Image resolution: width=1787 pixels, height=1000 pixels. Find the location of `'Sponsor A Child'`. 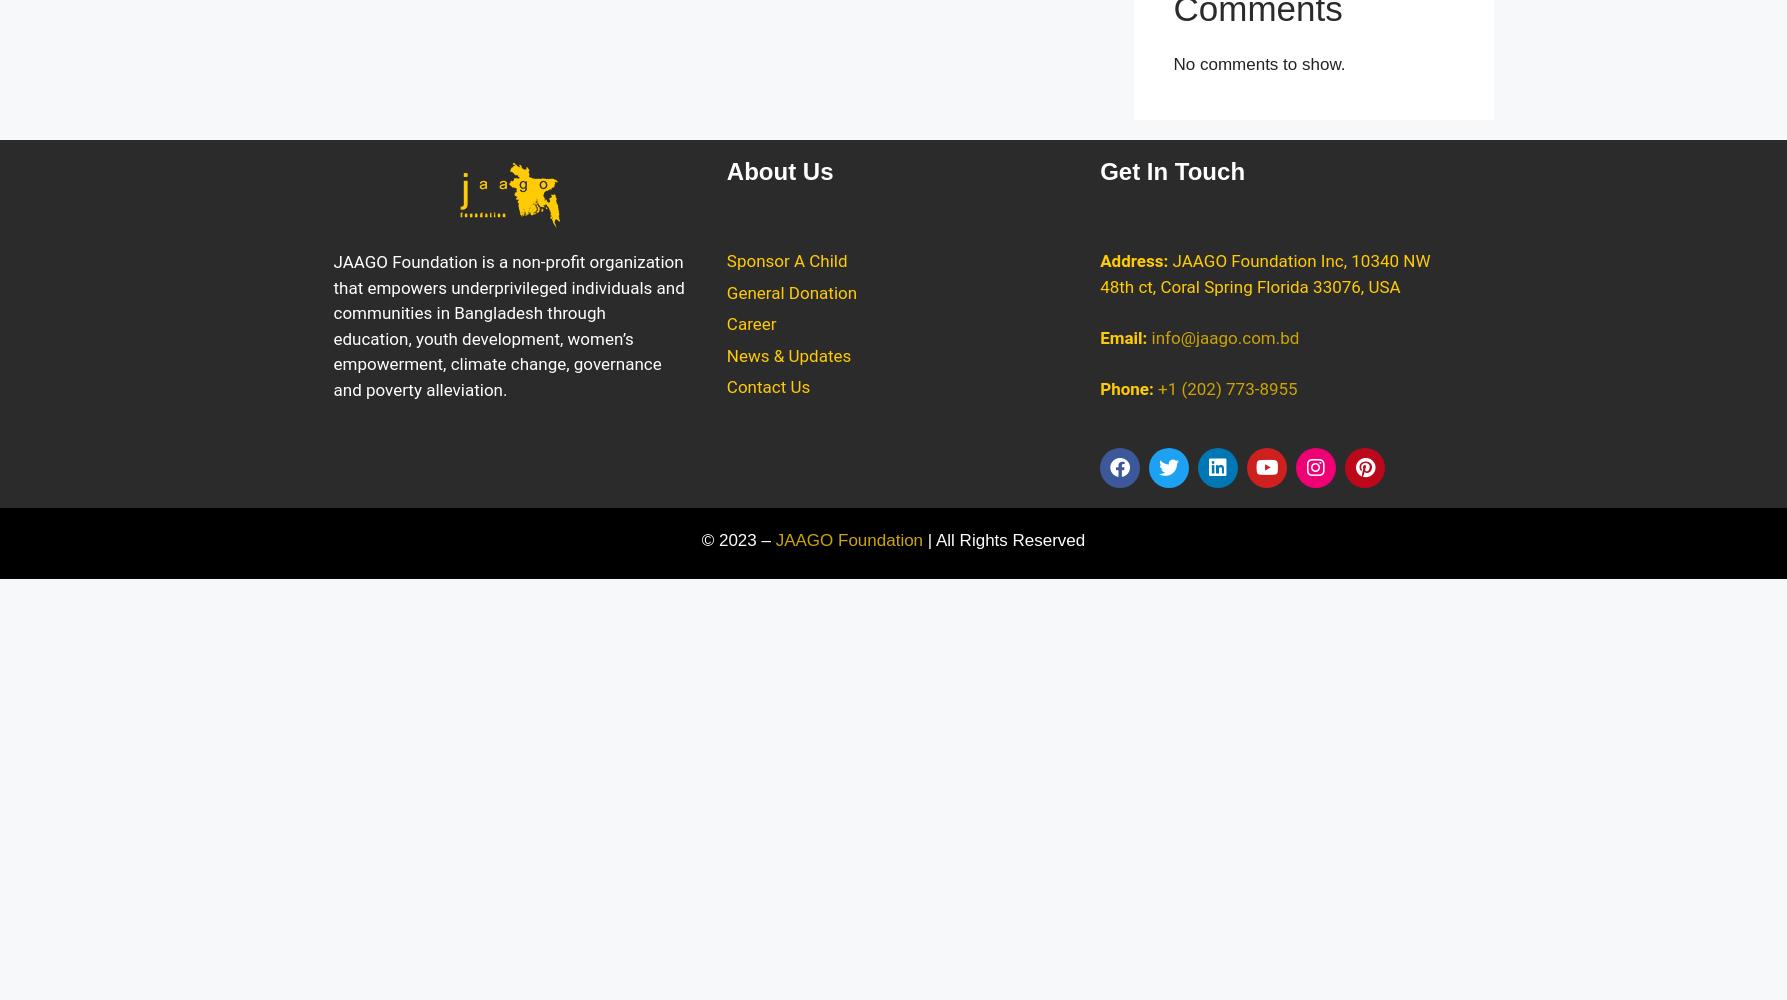

'Sponsor A Child' is located at coordinates (786, 261).